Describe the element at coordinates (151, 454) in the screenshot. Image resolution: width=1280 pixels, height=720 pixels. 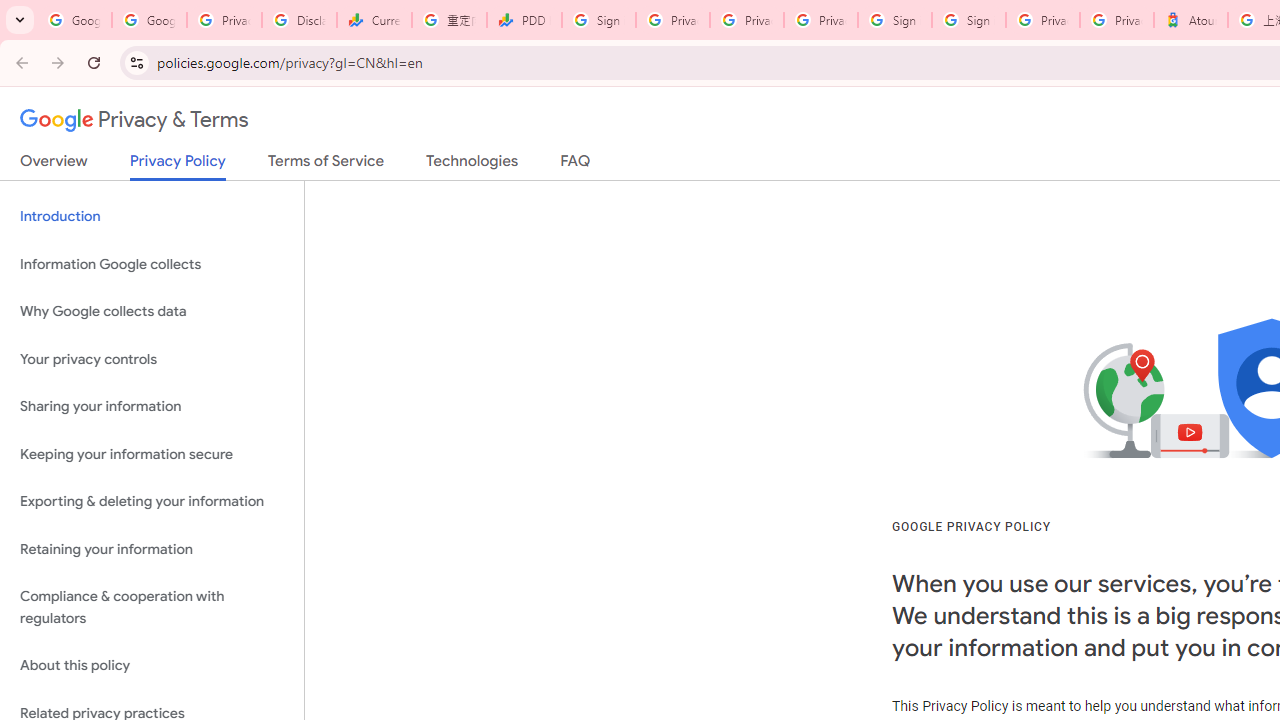
I see `'Keeping your information secure'` at that location.